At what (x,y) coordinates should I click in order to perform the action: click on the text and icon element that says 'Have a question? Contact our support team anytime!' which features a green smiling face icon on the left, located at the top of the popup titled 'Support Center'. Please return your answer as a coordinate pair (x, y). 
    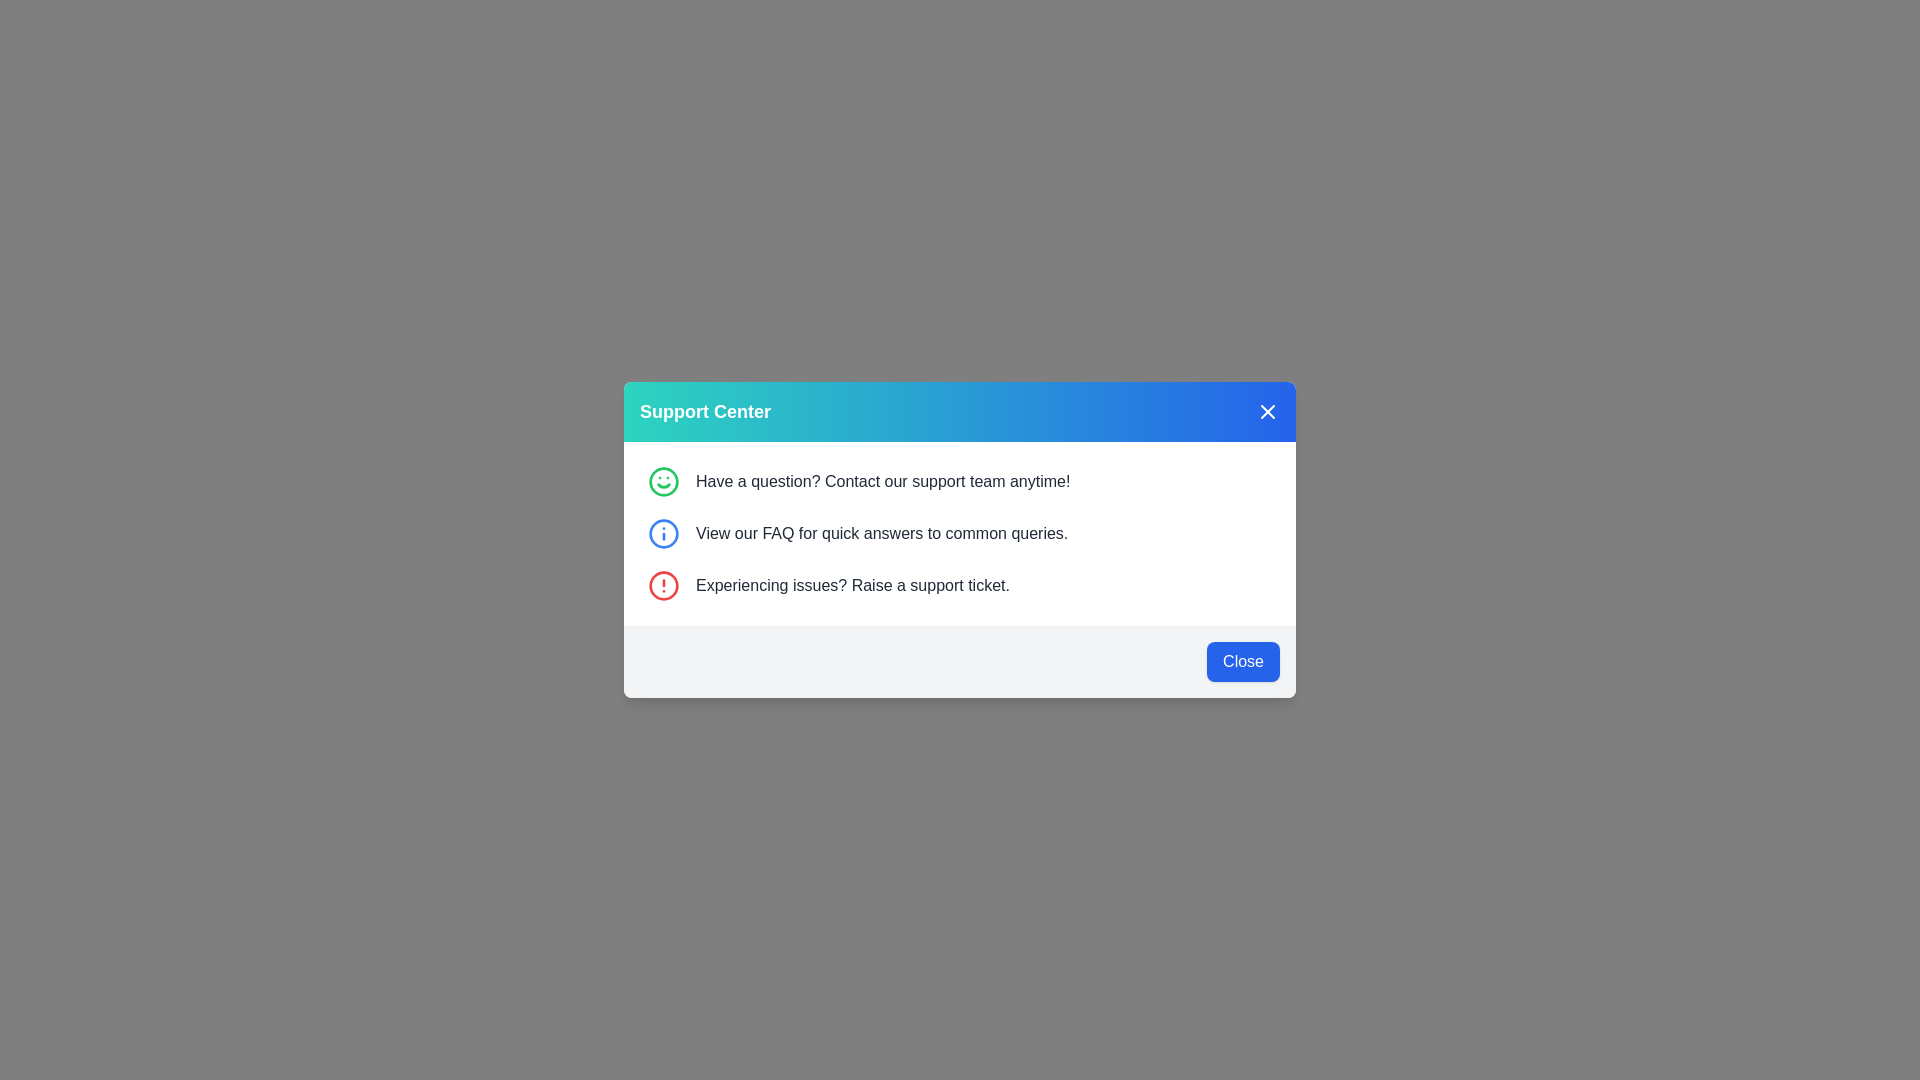
    Looking at the image, I should click on (960, 482).